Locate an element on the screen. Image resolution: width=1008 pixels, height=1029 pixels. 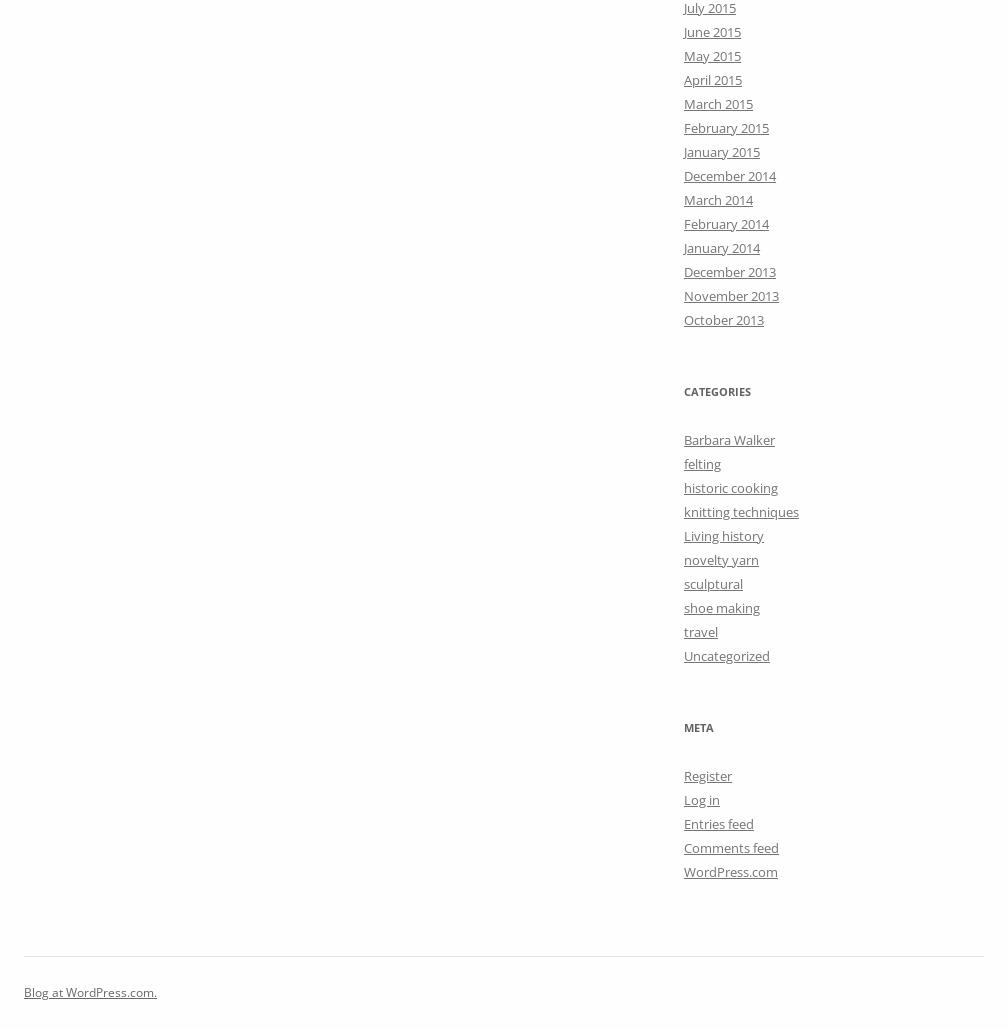
'March 2015' is located at coordinates (718, 102).